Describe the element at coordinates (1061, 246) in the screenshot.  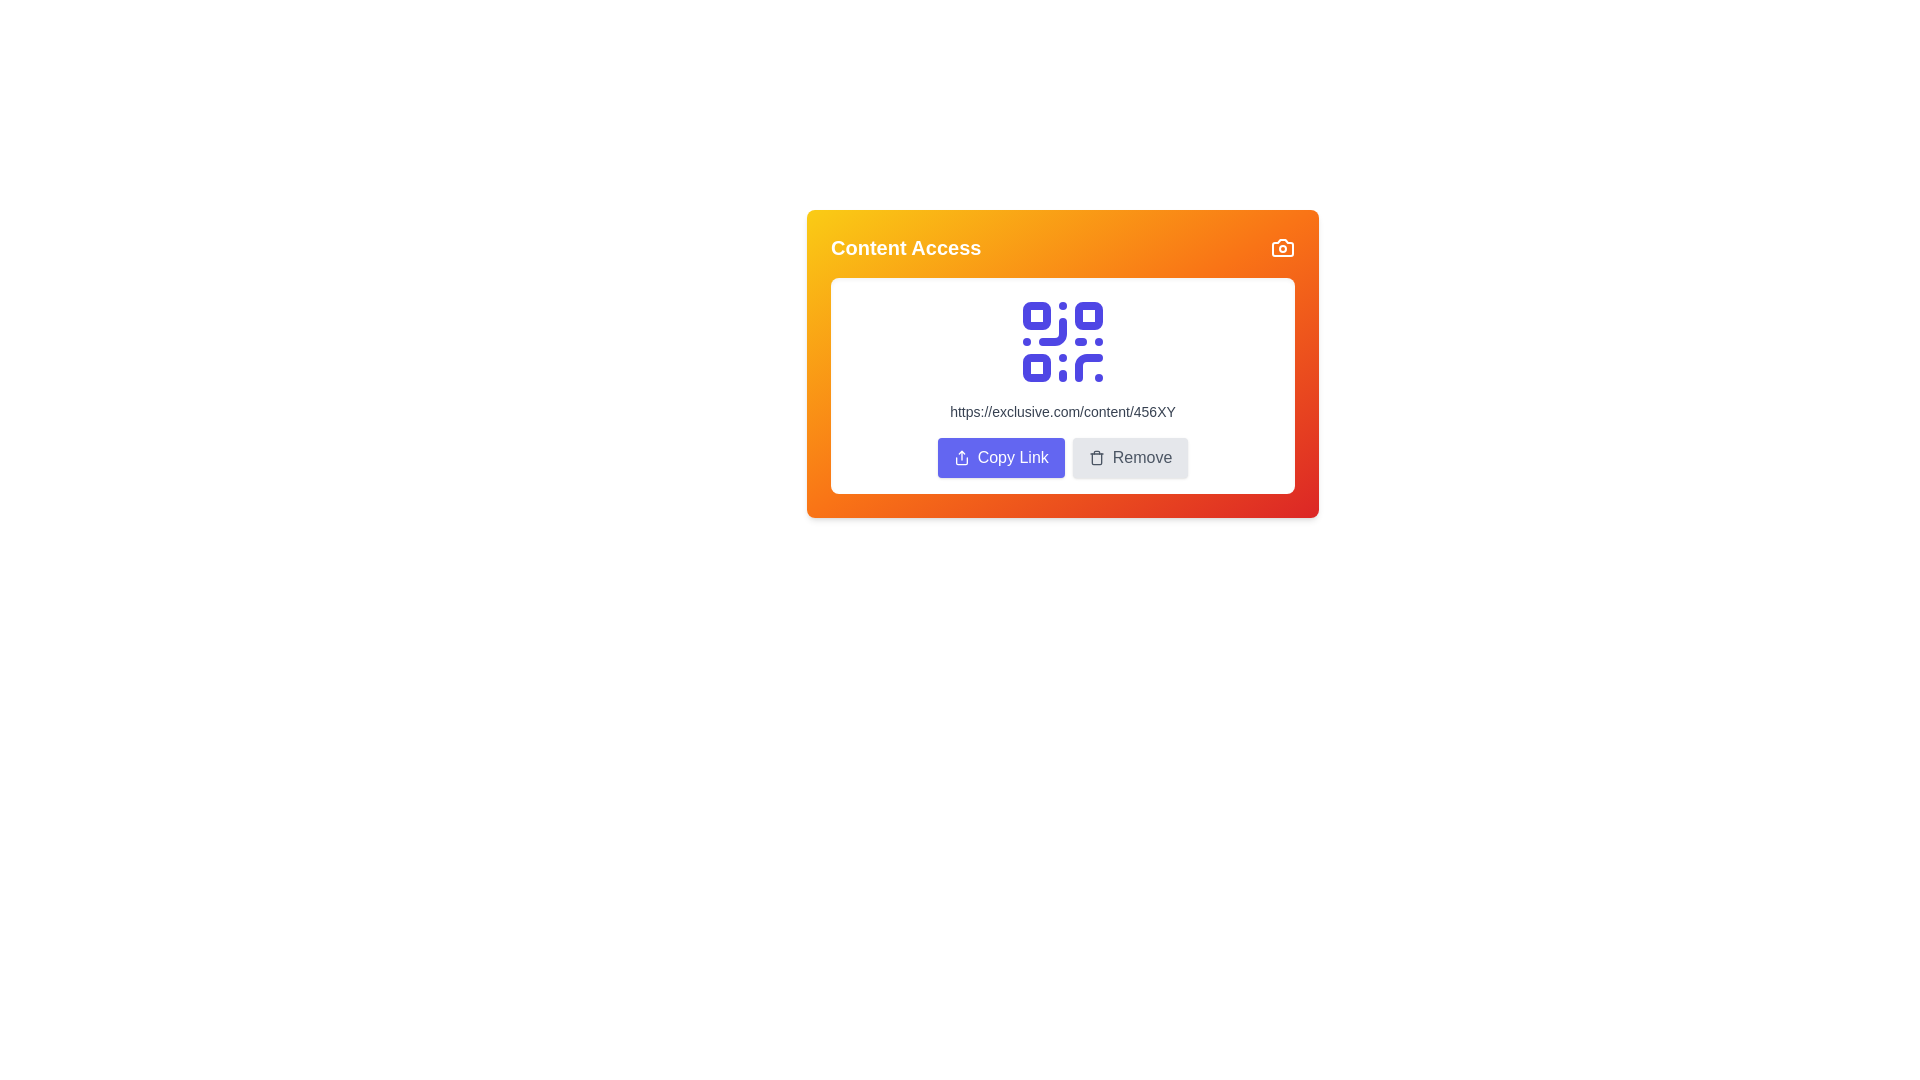
I see `the Header or Title Bar displaying 'Content Access' with a yellow-to-red gradient background and a camera icon on the right` at that location.